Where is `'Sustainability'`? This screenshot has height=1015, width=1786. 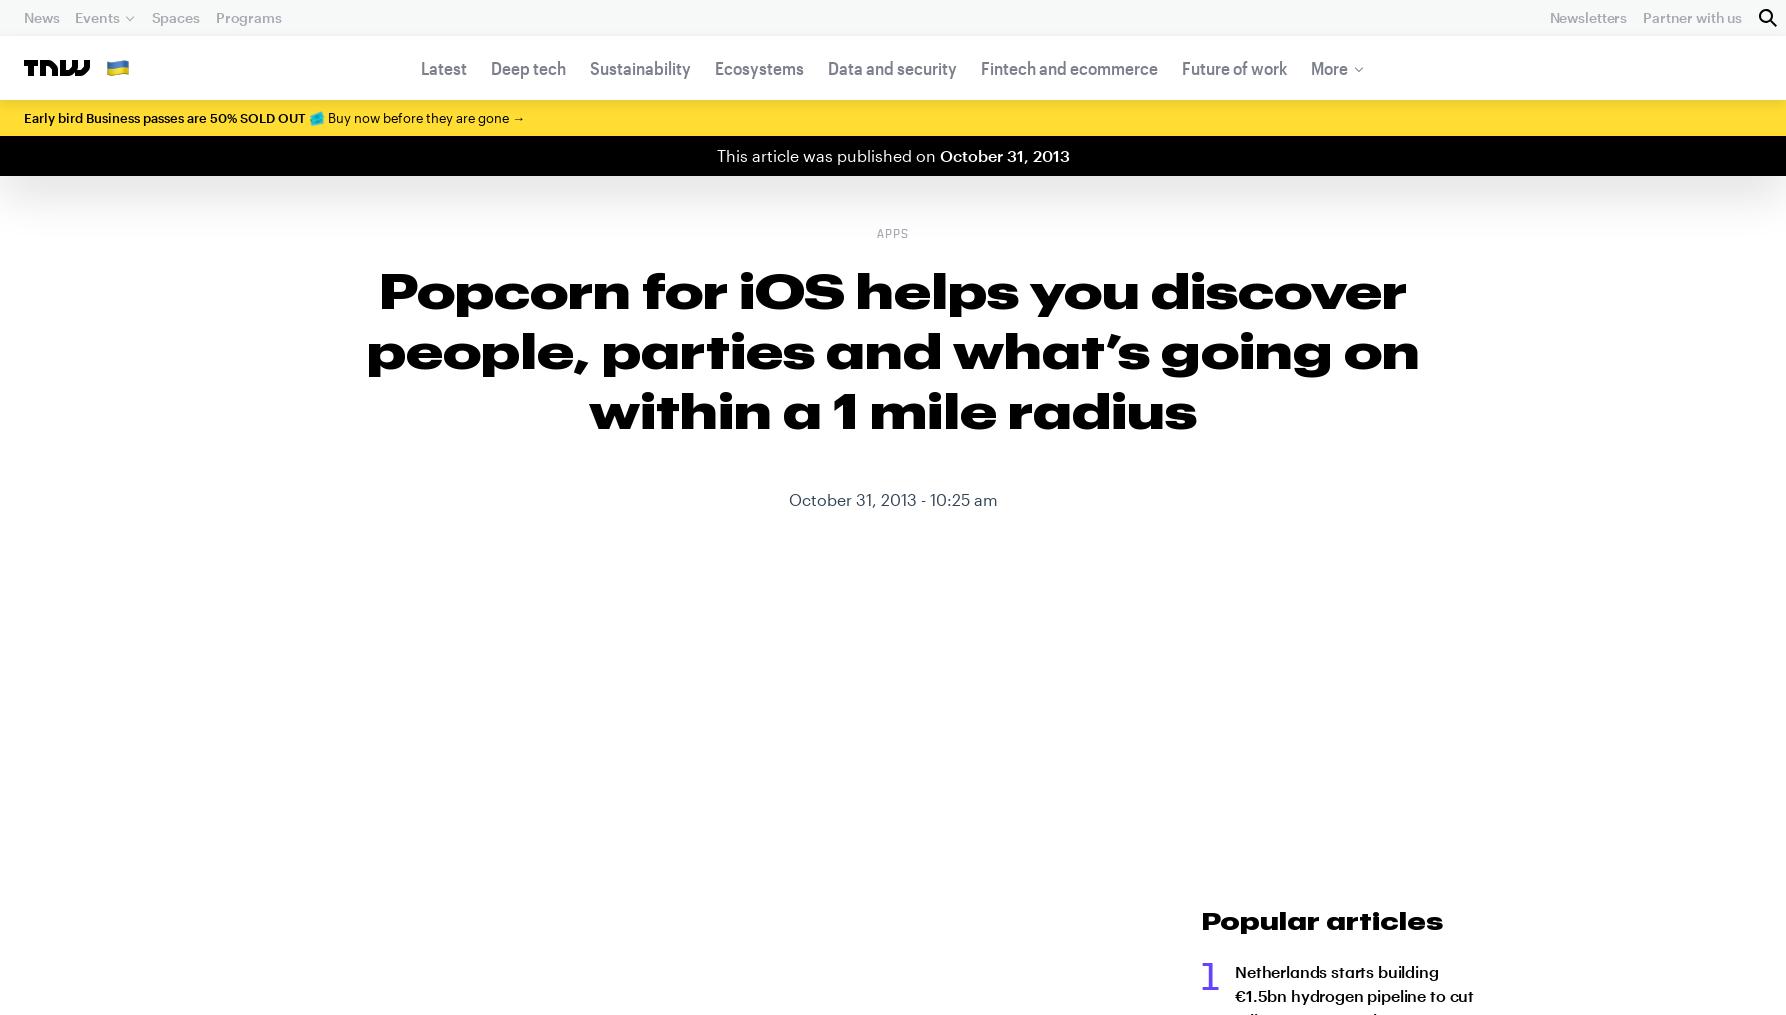 'Sustainability' is located at coordinates (640, 67).